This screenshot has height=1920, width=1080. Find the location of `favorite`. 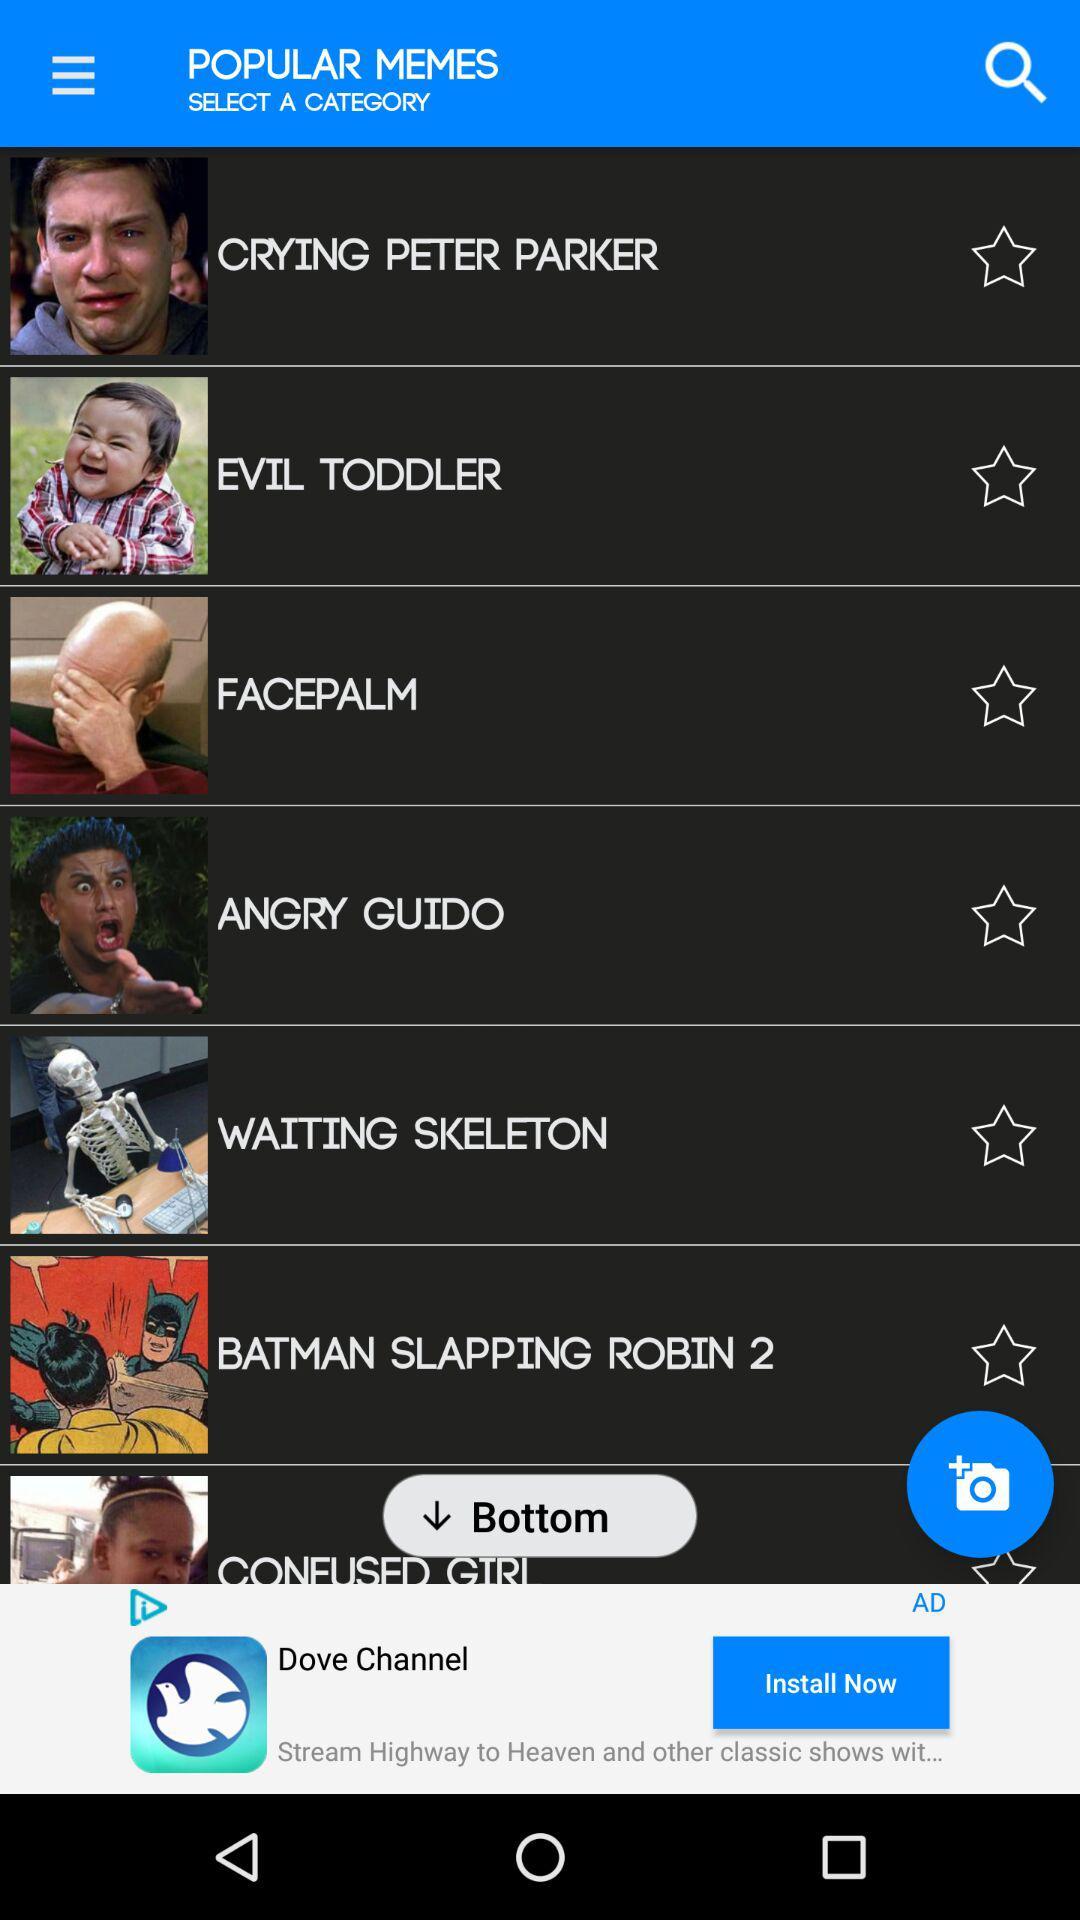

favorite is located at coordinates (1003, 1135).